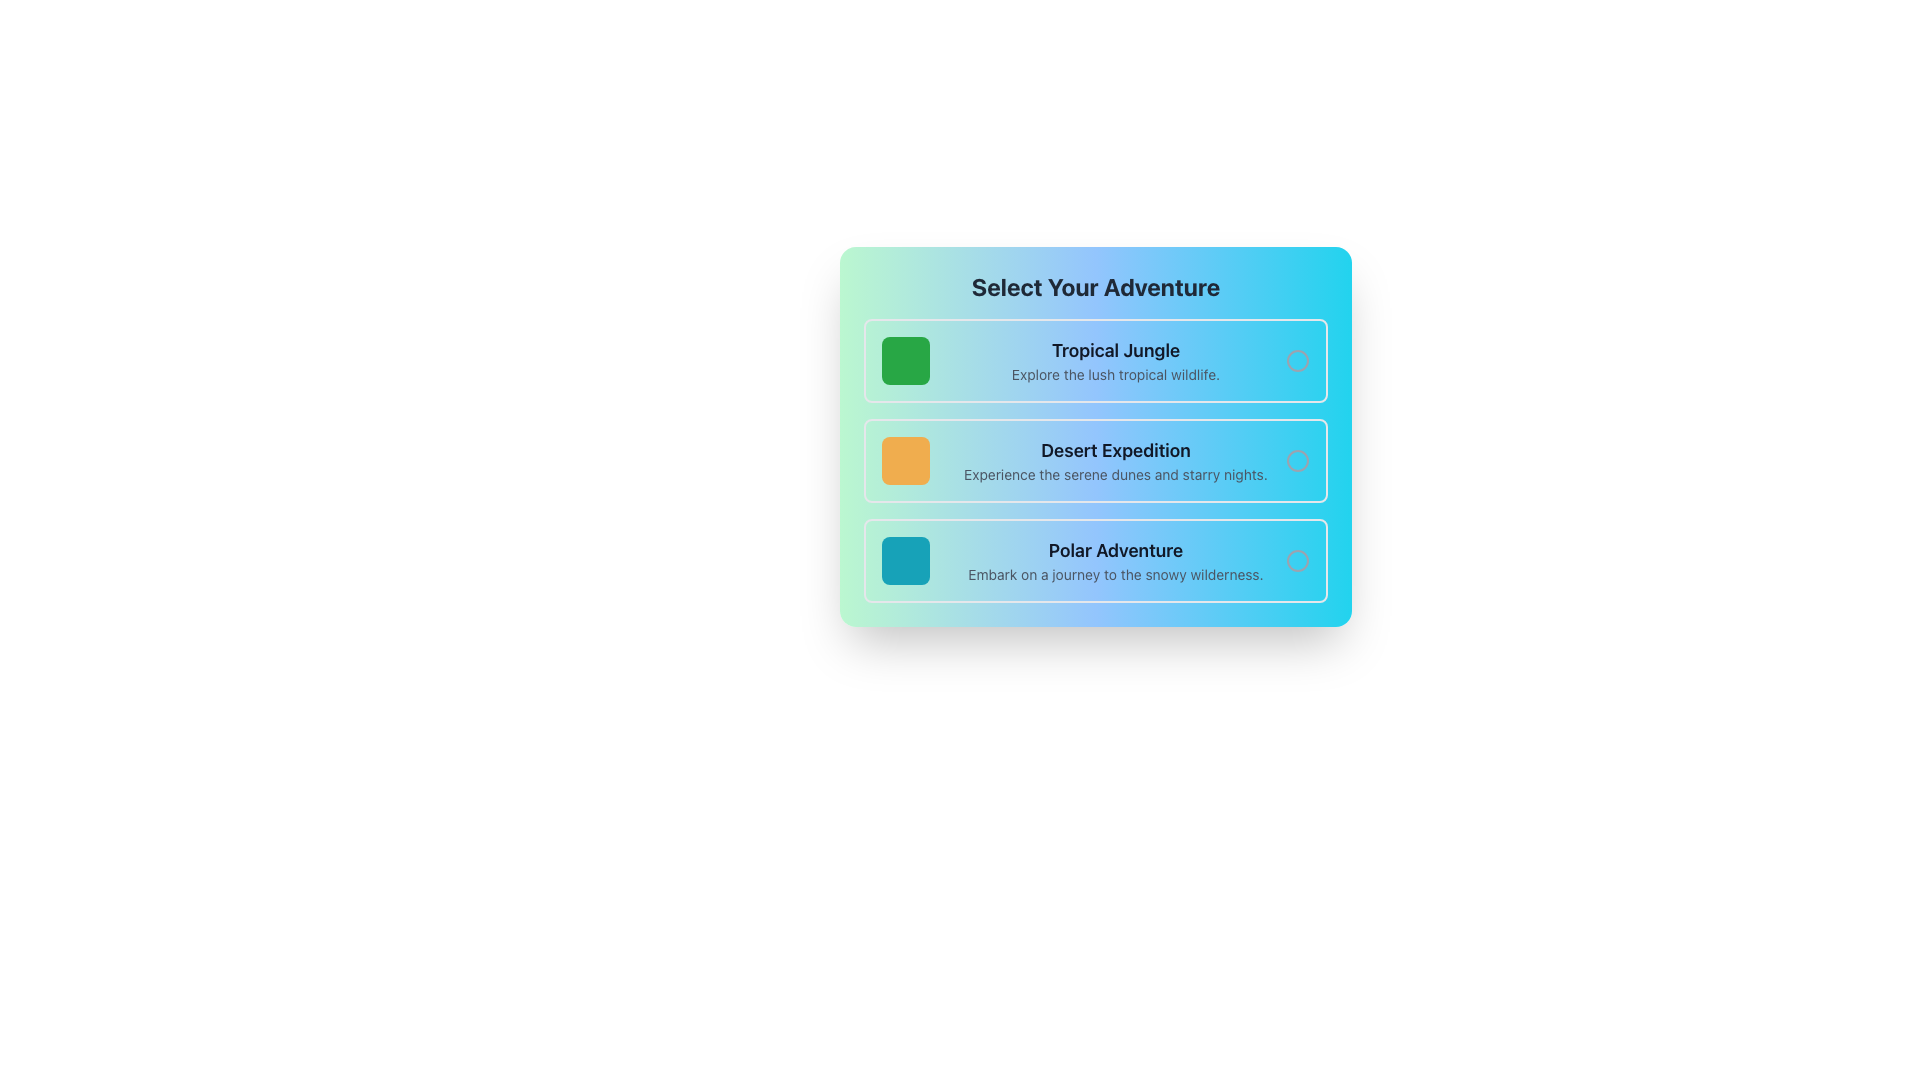 The image size is (1920, 1080). What do you see at coordinates (1115, 574) in the screenshot?
I see `text 'Embark on a journey to the snowy wilderness.' located below the title 'Polar Adventure' in the 'Select Your Adventure' card` at bounding box center [1115, 574].